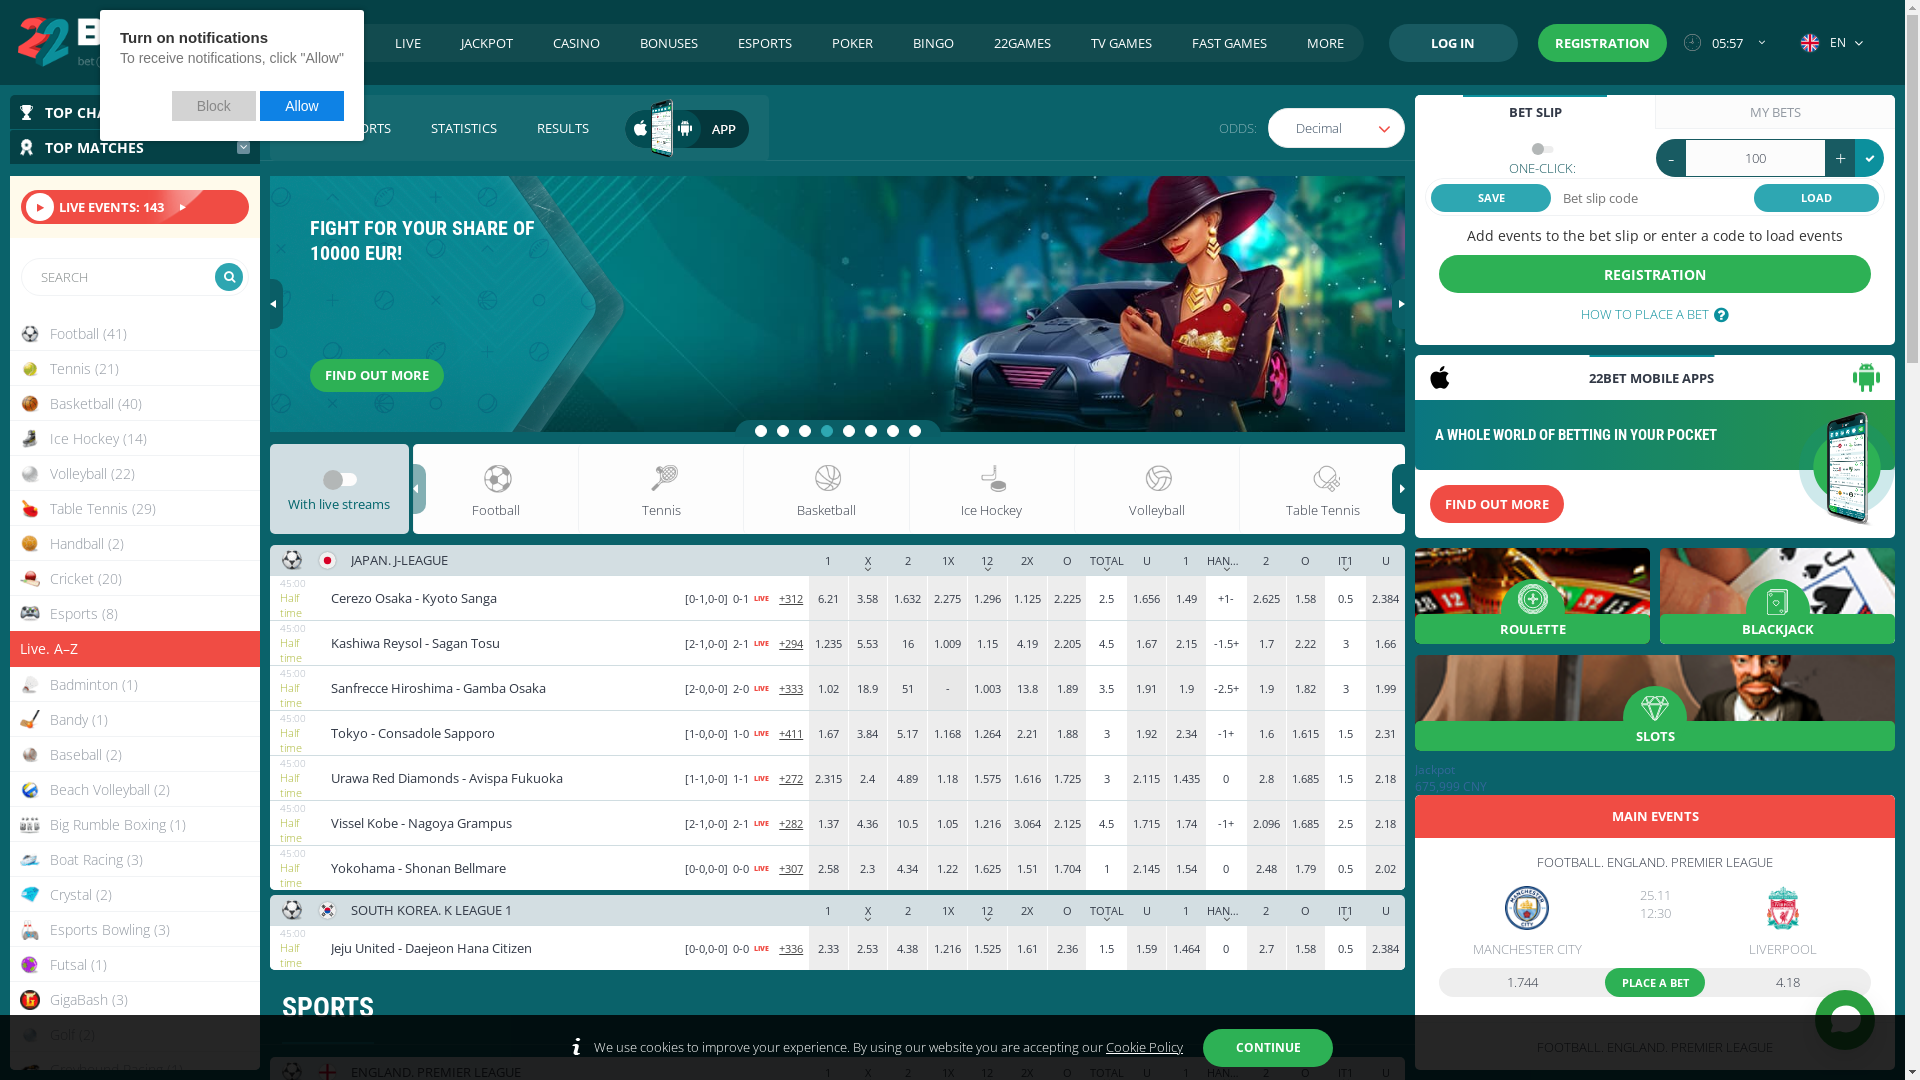 The width and height of the screenshot is (1920, 1080). I want to click on 'Futsal, so click(133, 963).